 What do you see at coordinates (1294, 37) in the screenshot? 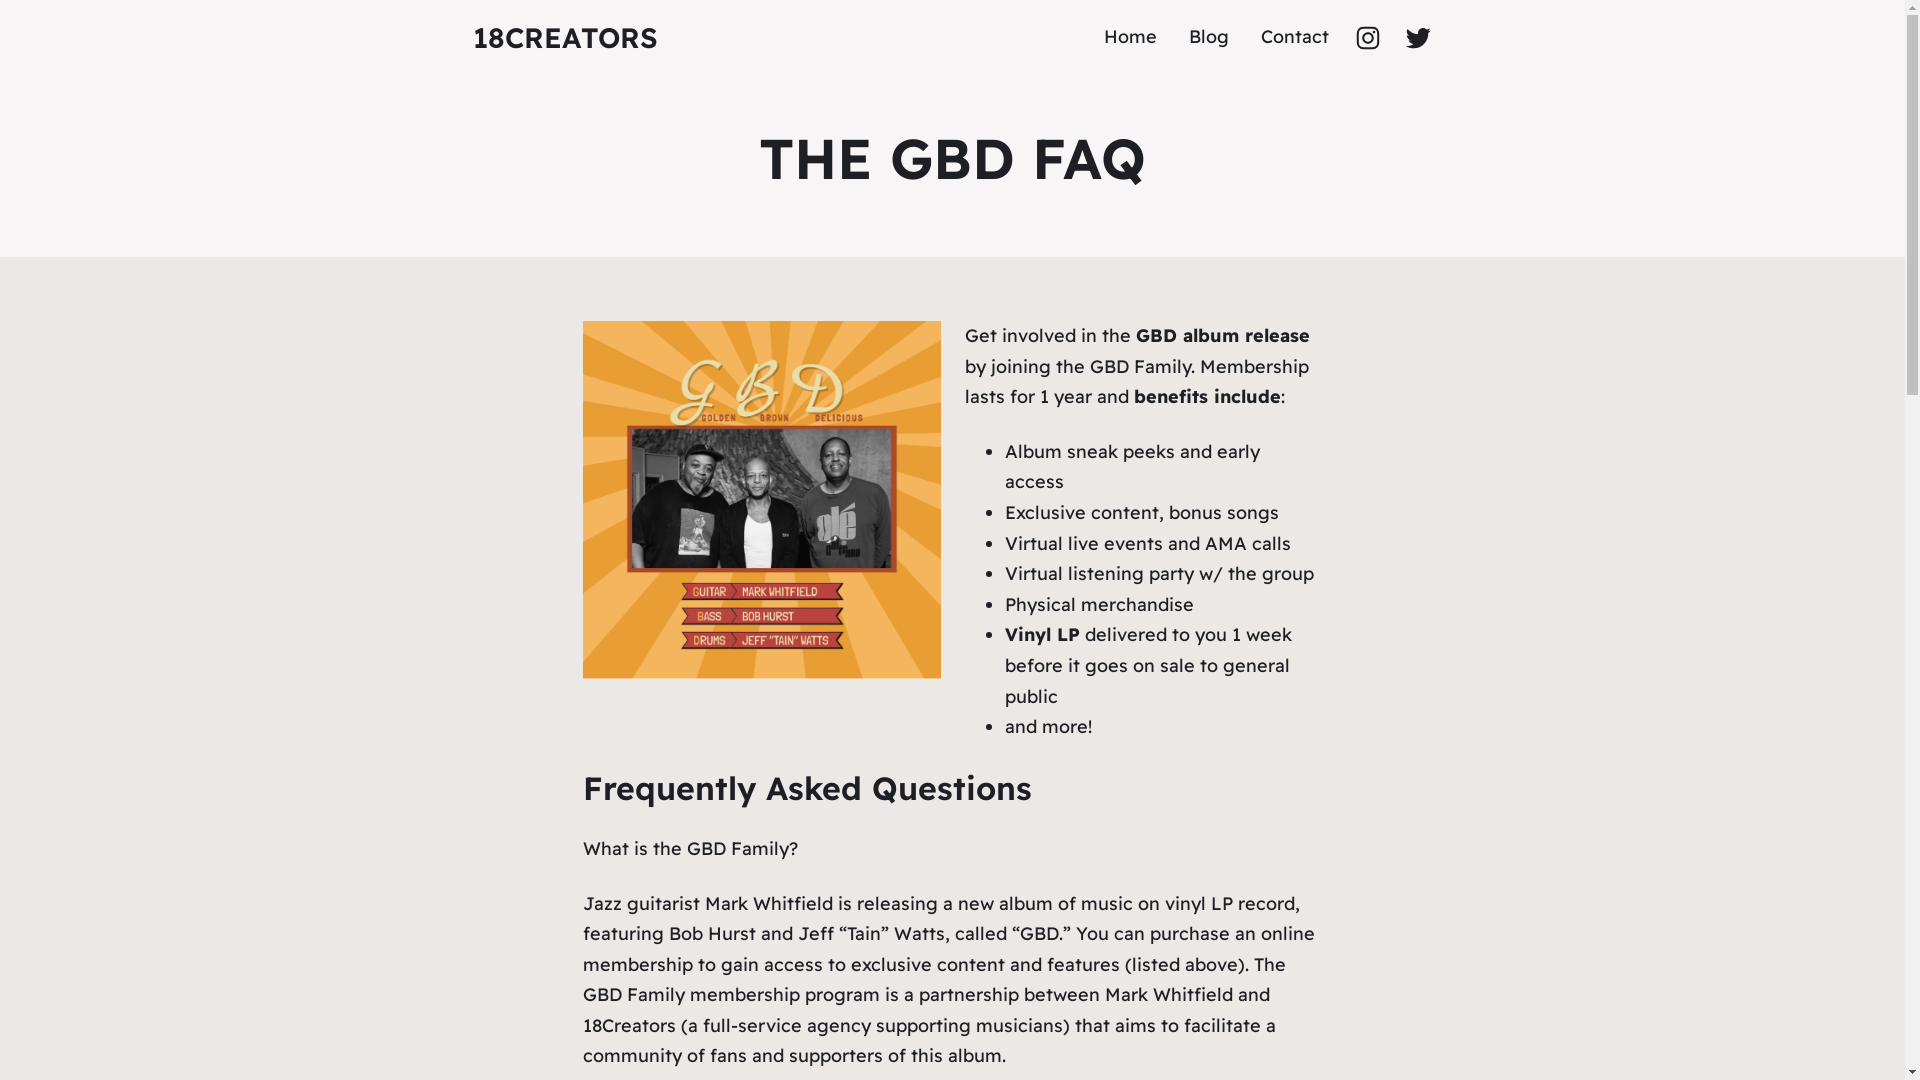
I see `'Contact'` at bounding box center [1294, 37].